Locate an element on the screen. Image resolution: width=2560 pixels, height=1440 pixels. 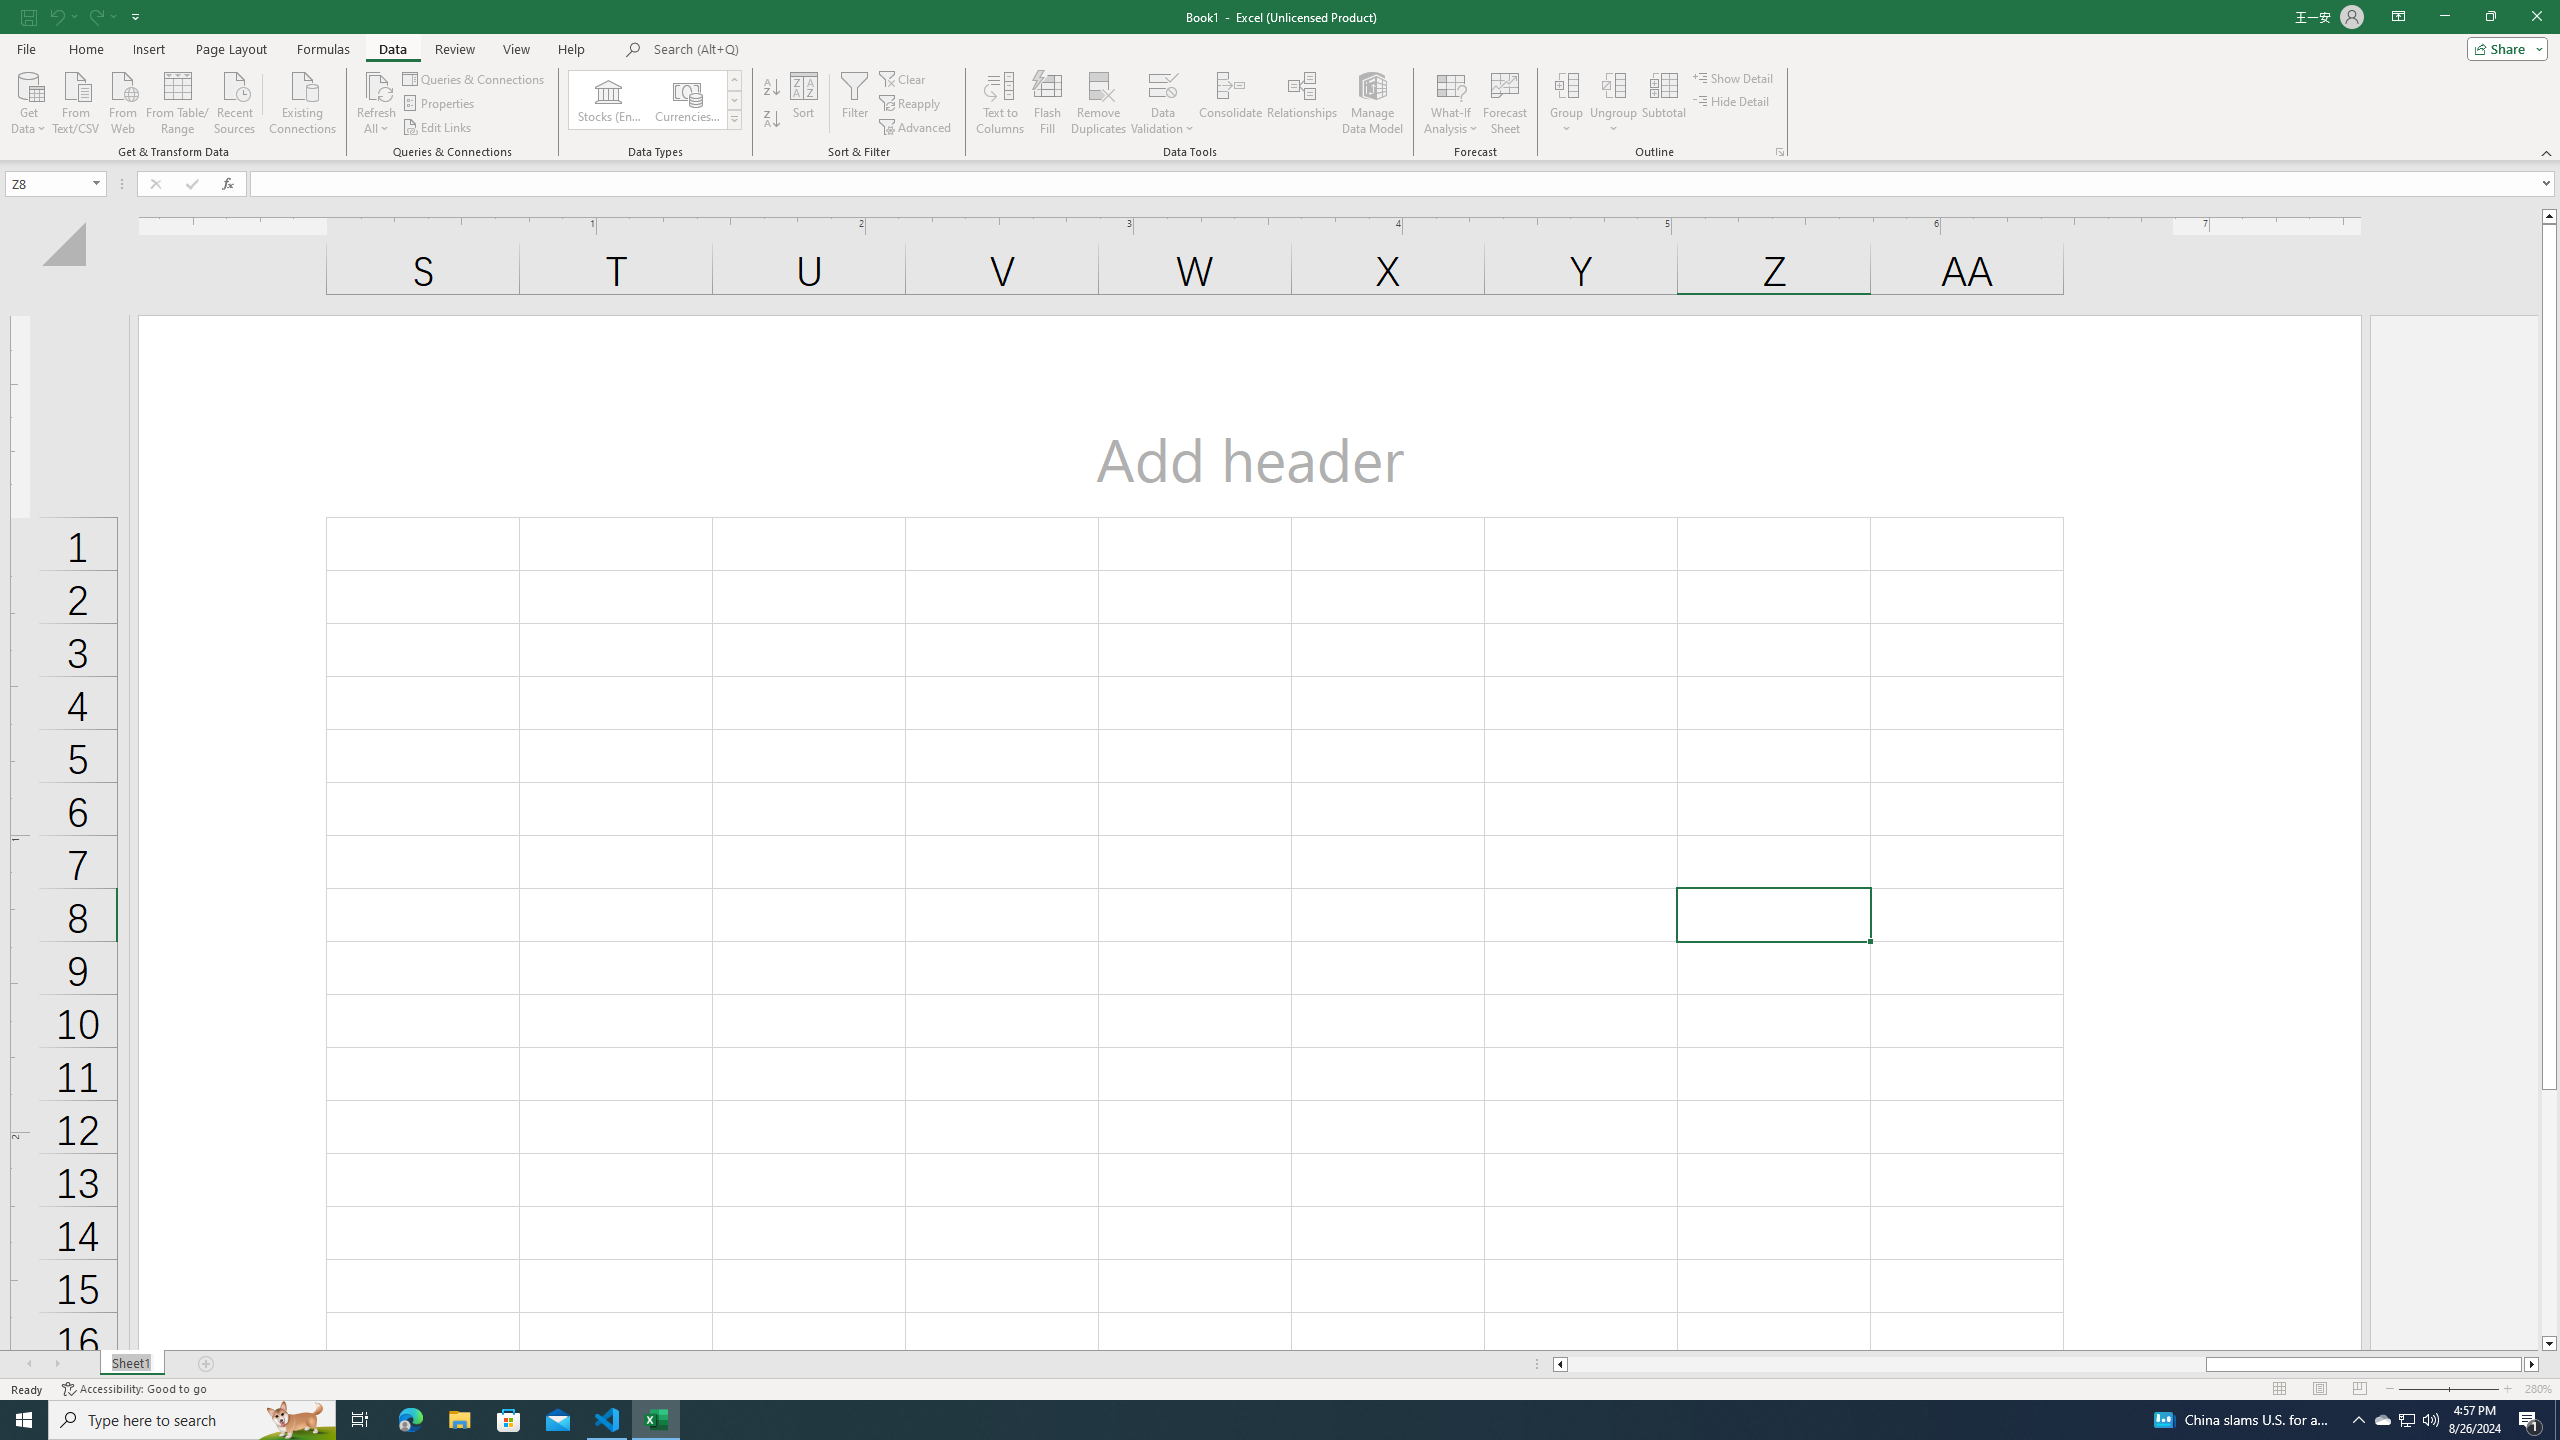
'Consolidate...' is located at coordinates (1231, 103).